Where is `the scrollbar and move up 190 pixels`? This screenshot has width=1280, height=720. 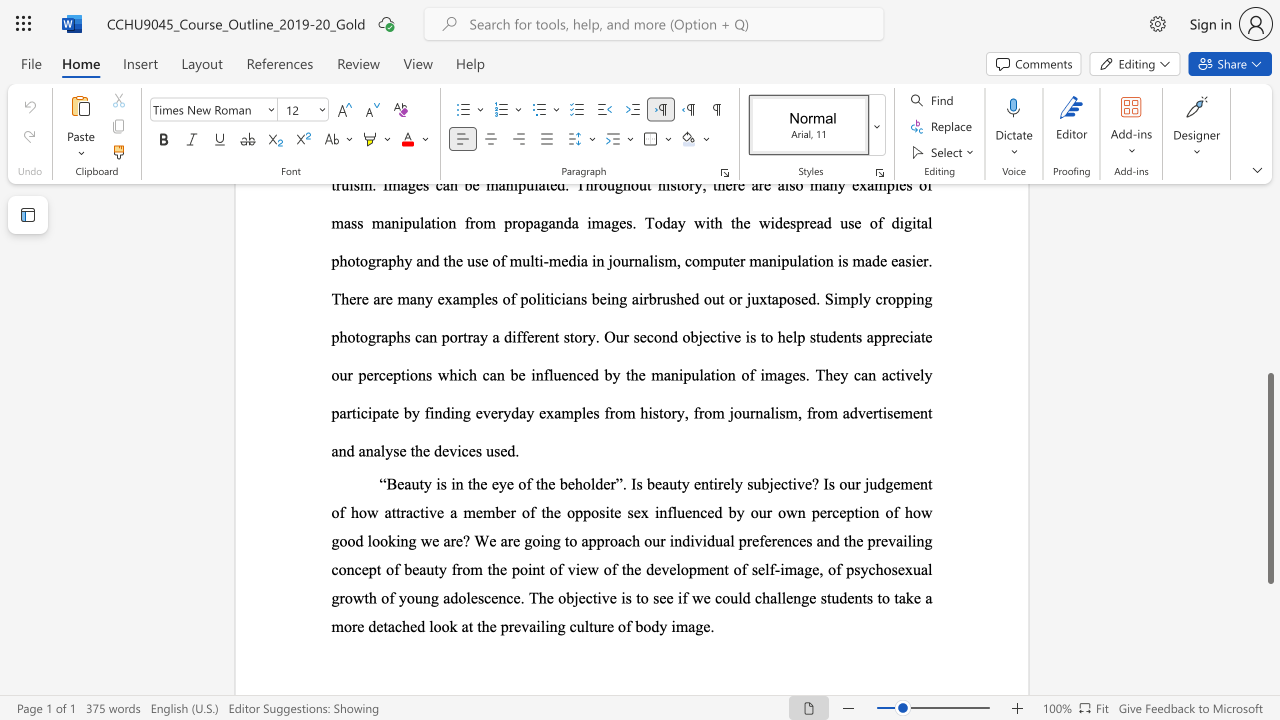 the scrollbar and move up 190 pixels is located at coordinates (1269, 478).